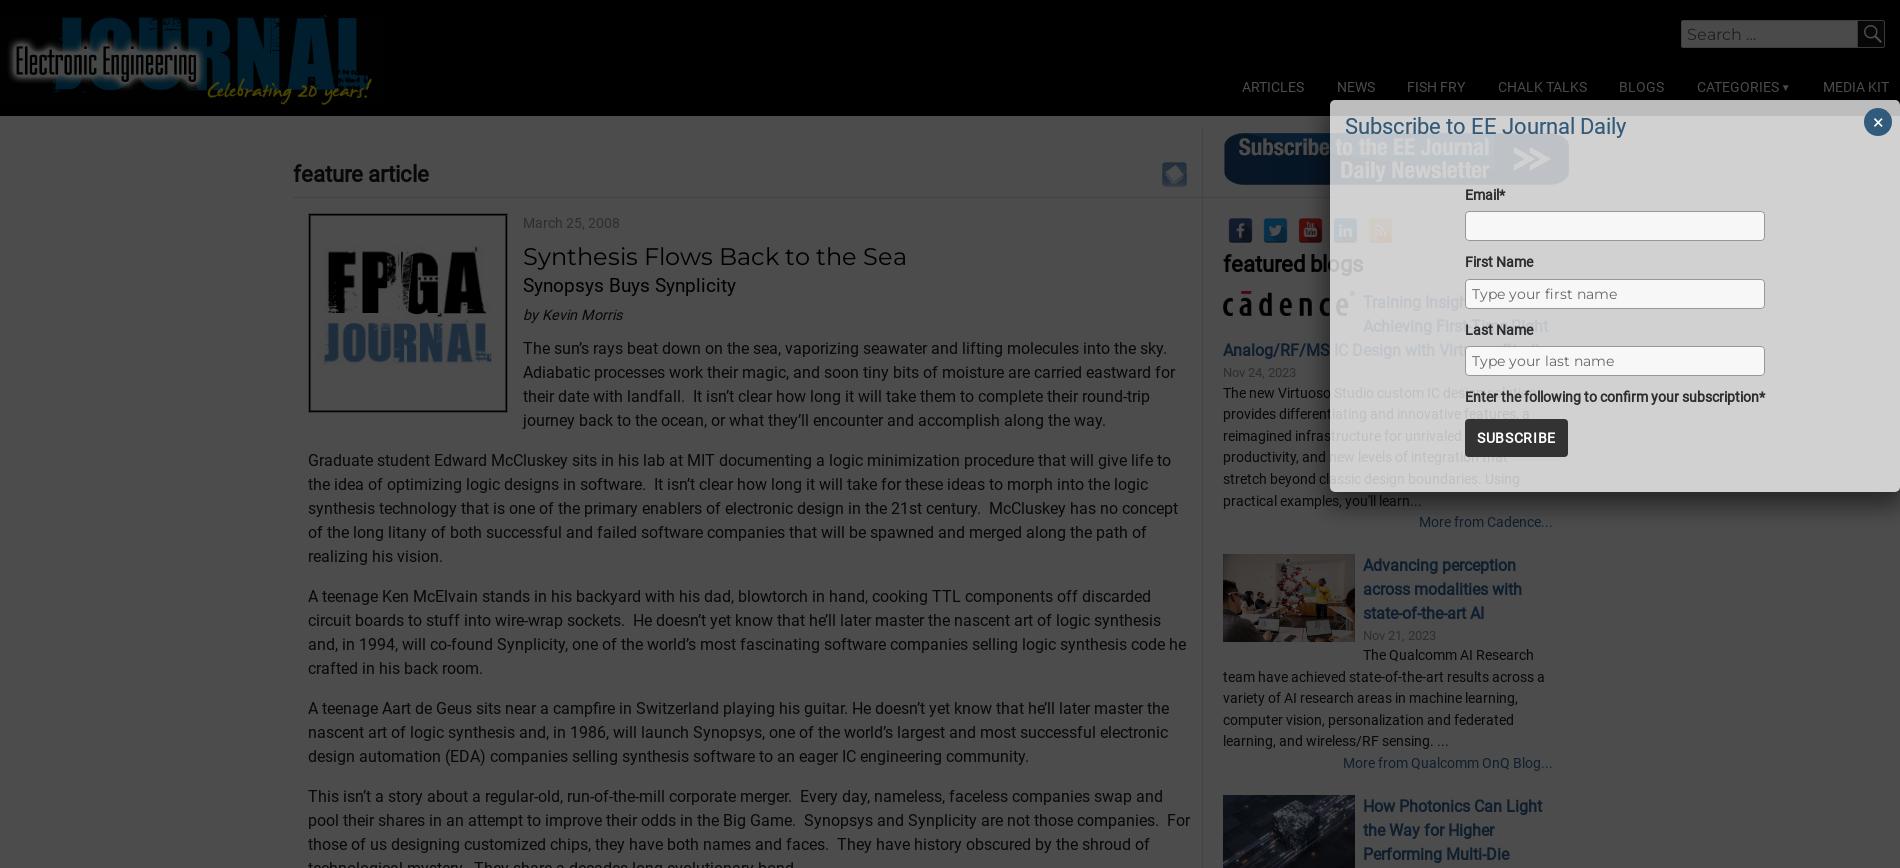  What do you see at coordinates (1485, 622) in the screenshot?
I see `'More from Cadence...'` at bounding box center [1485, 622].